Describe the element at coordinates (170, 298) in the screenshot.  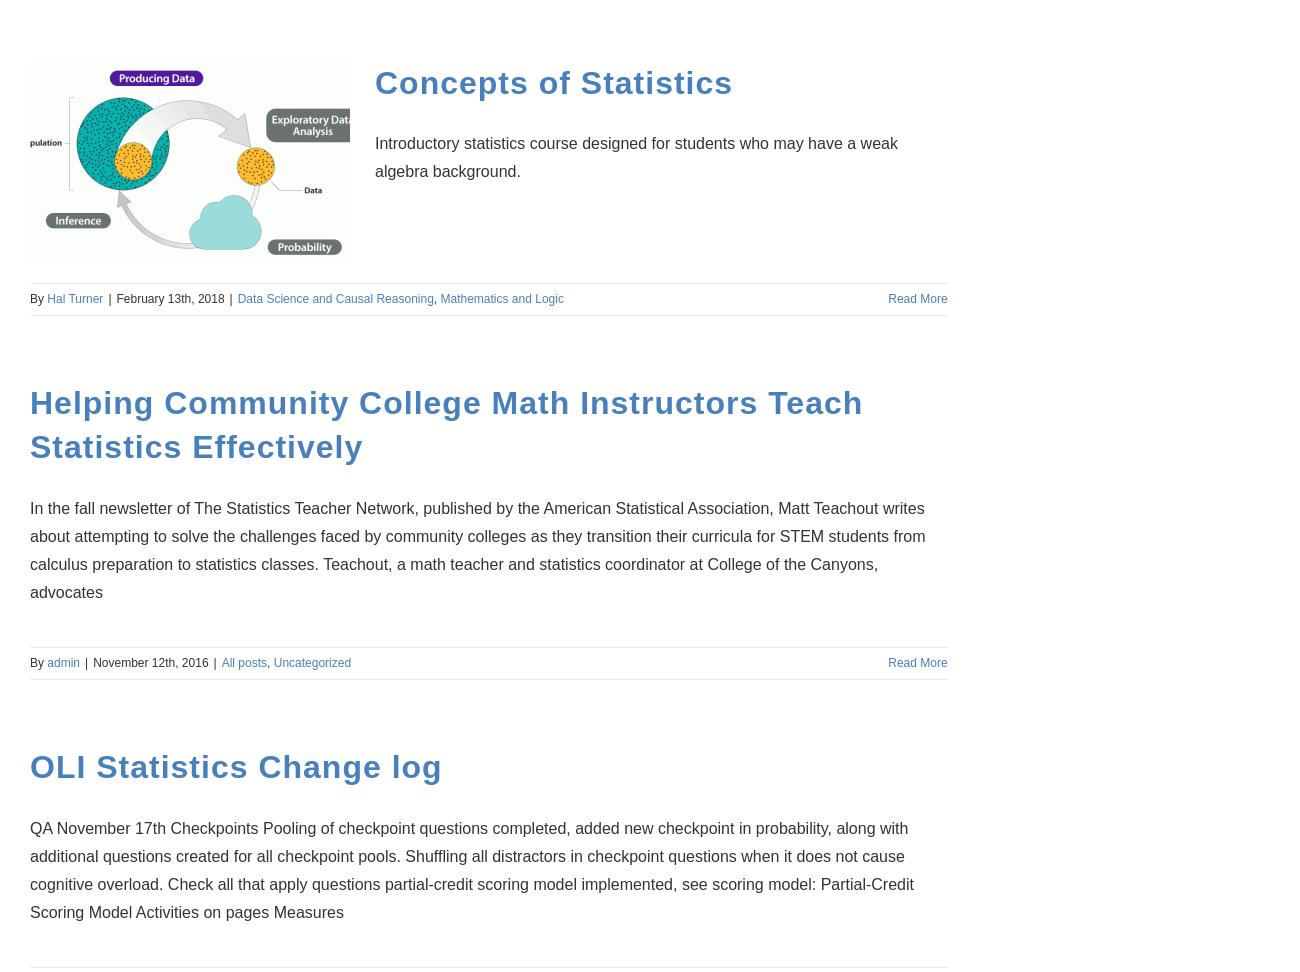
I see `'February 13th, 2018'` at that location.